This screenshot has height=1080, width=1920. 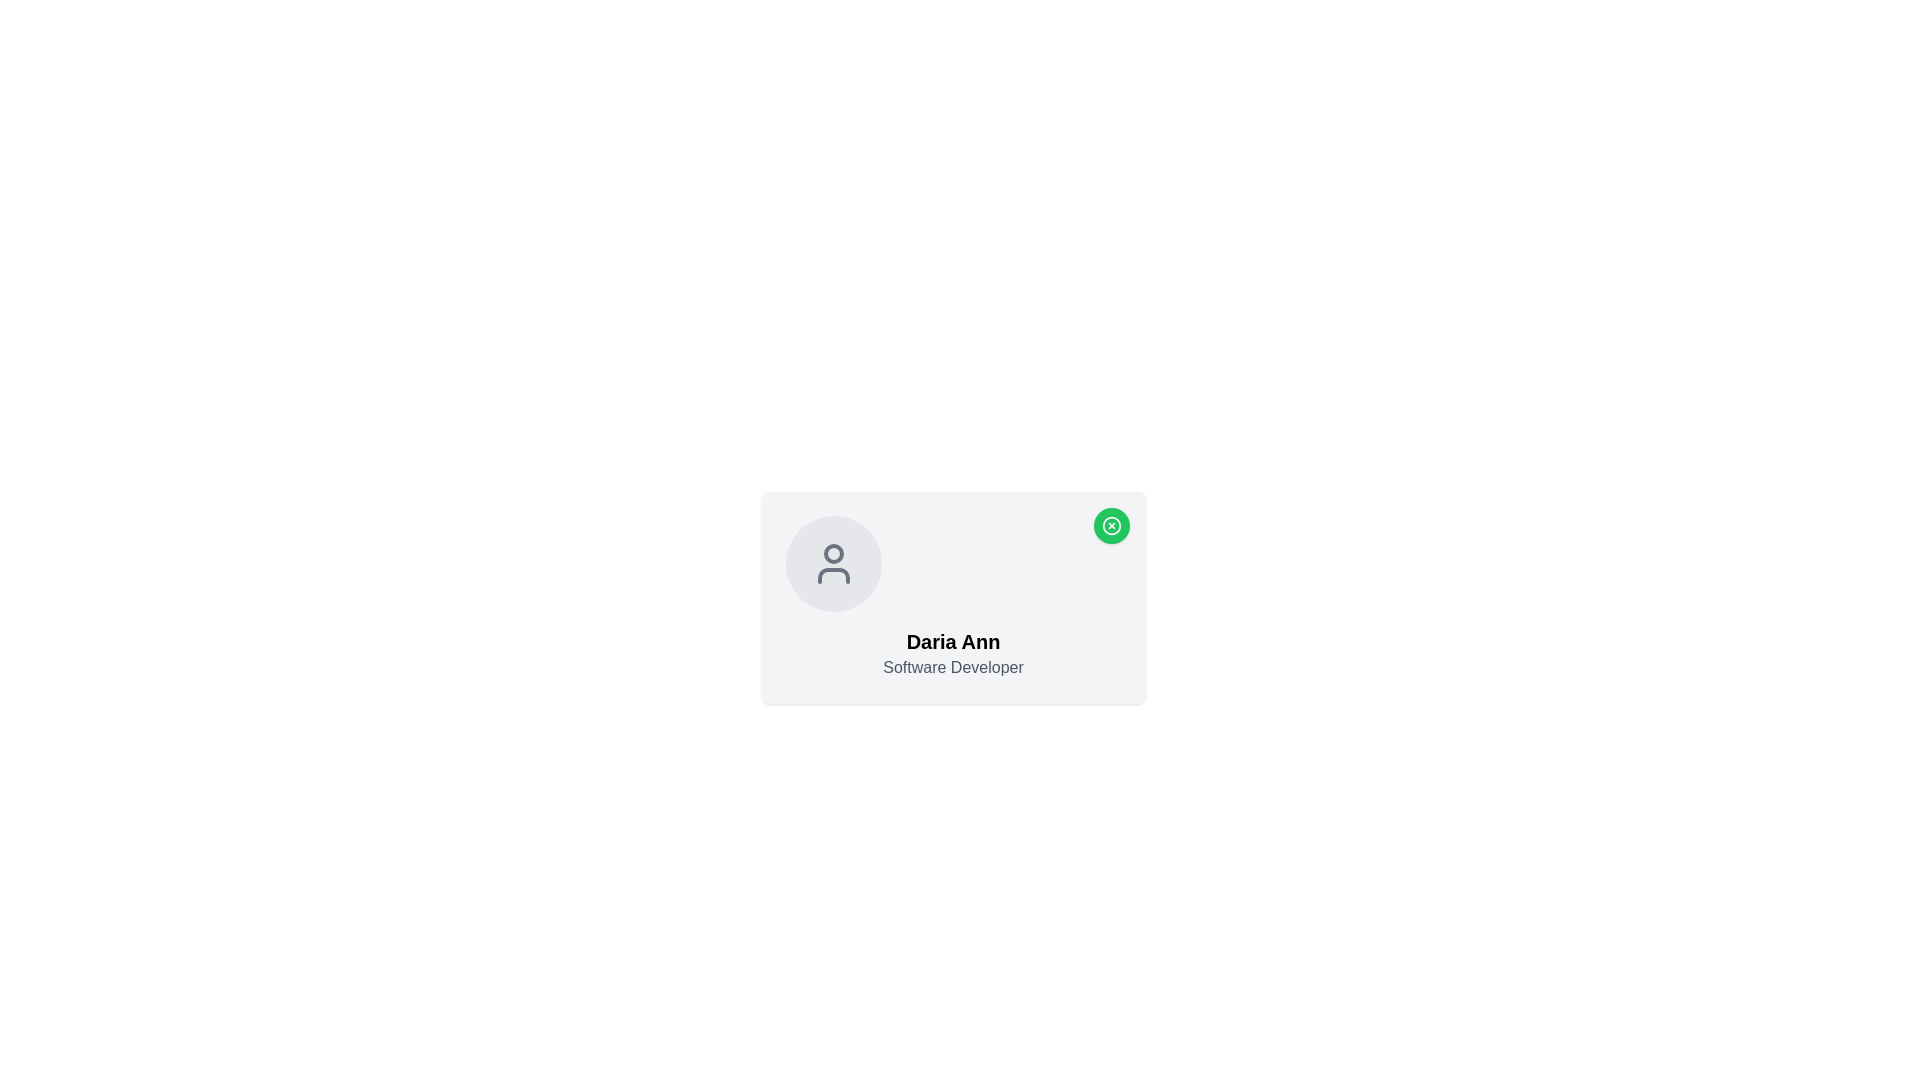 I want to click on the interactive button located at the top-right corner of the user information card, so click(x=1110, y=524).